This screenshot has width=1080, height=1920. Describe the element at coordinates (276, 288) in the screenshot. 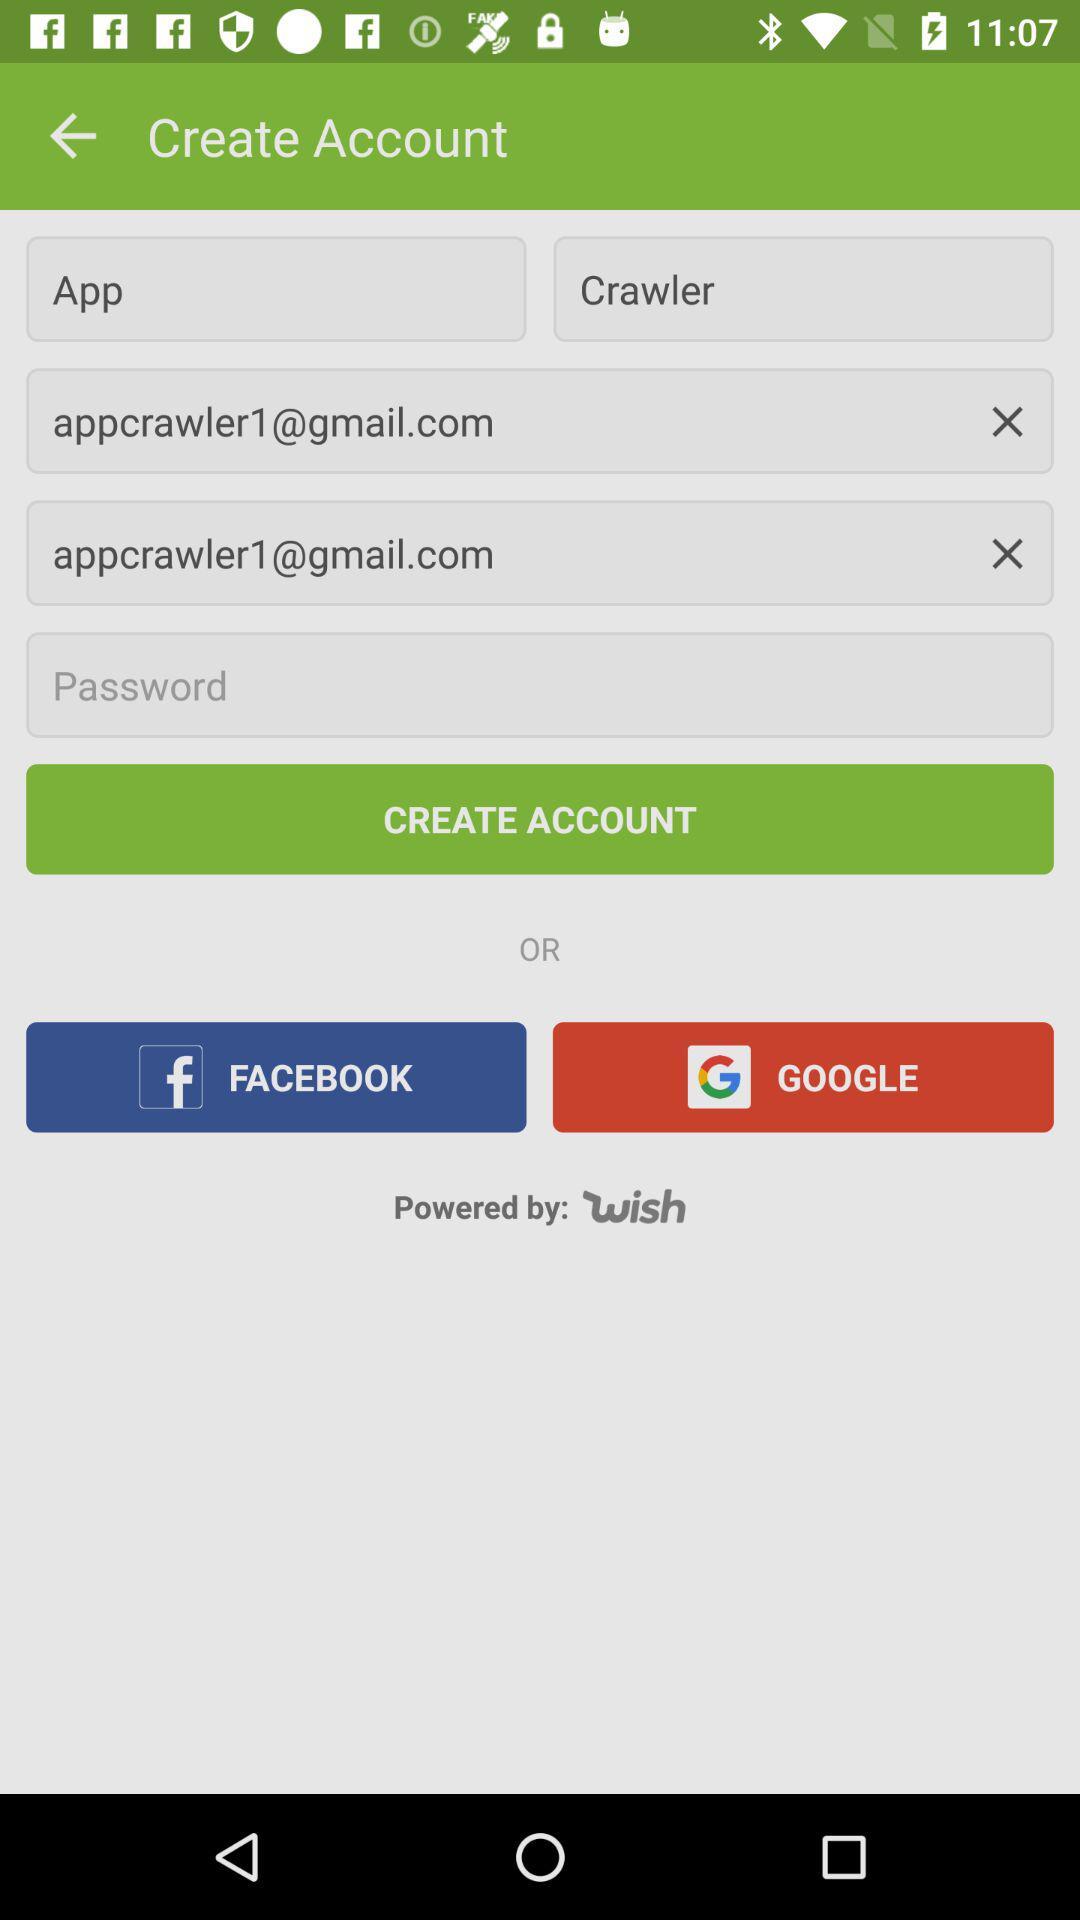

I see `item below create account icon` at that location.